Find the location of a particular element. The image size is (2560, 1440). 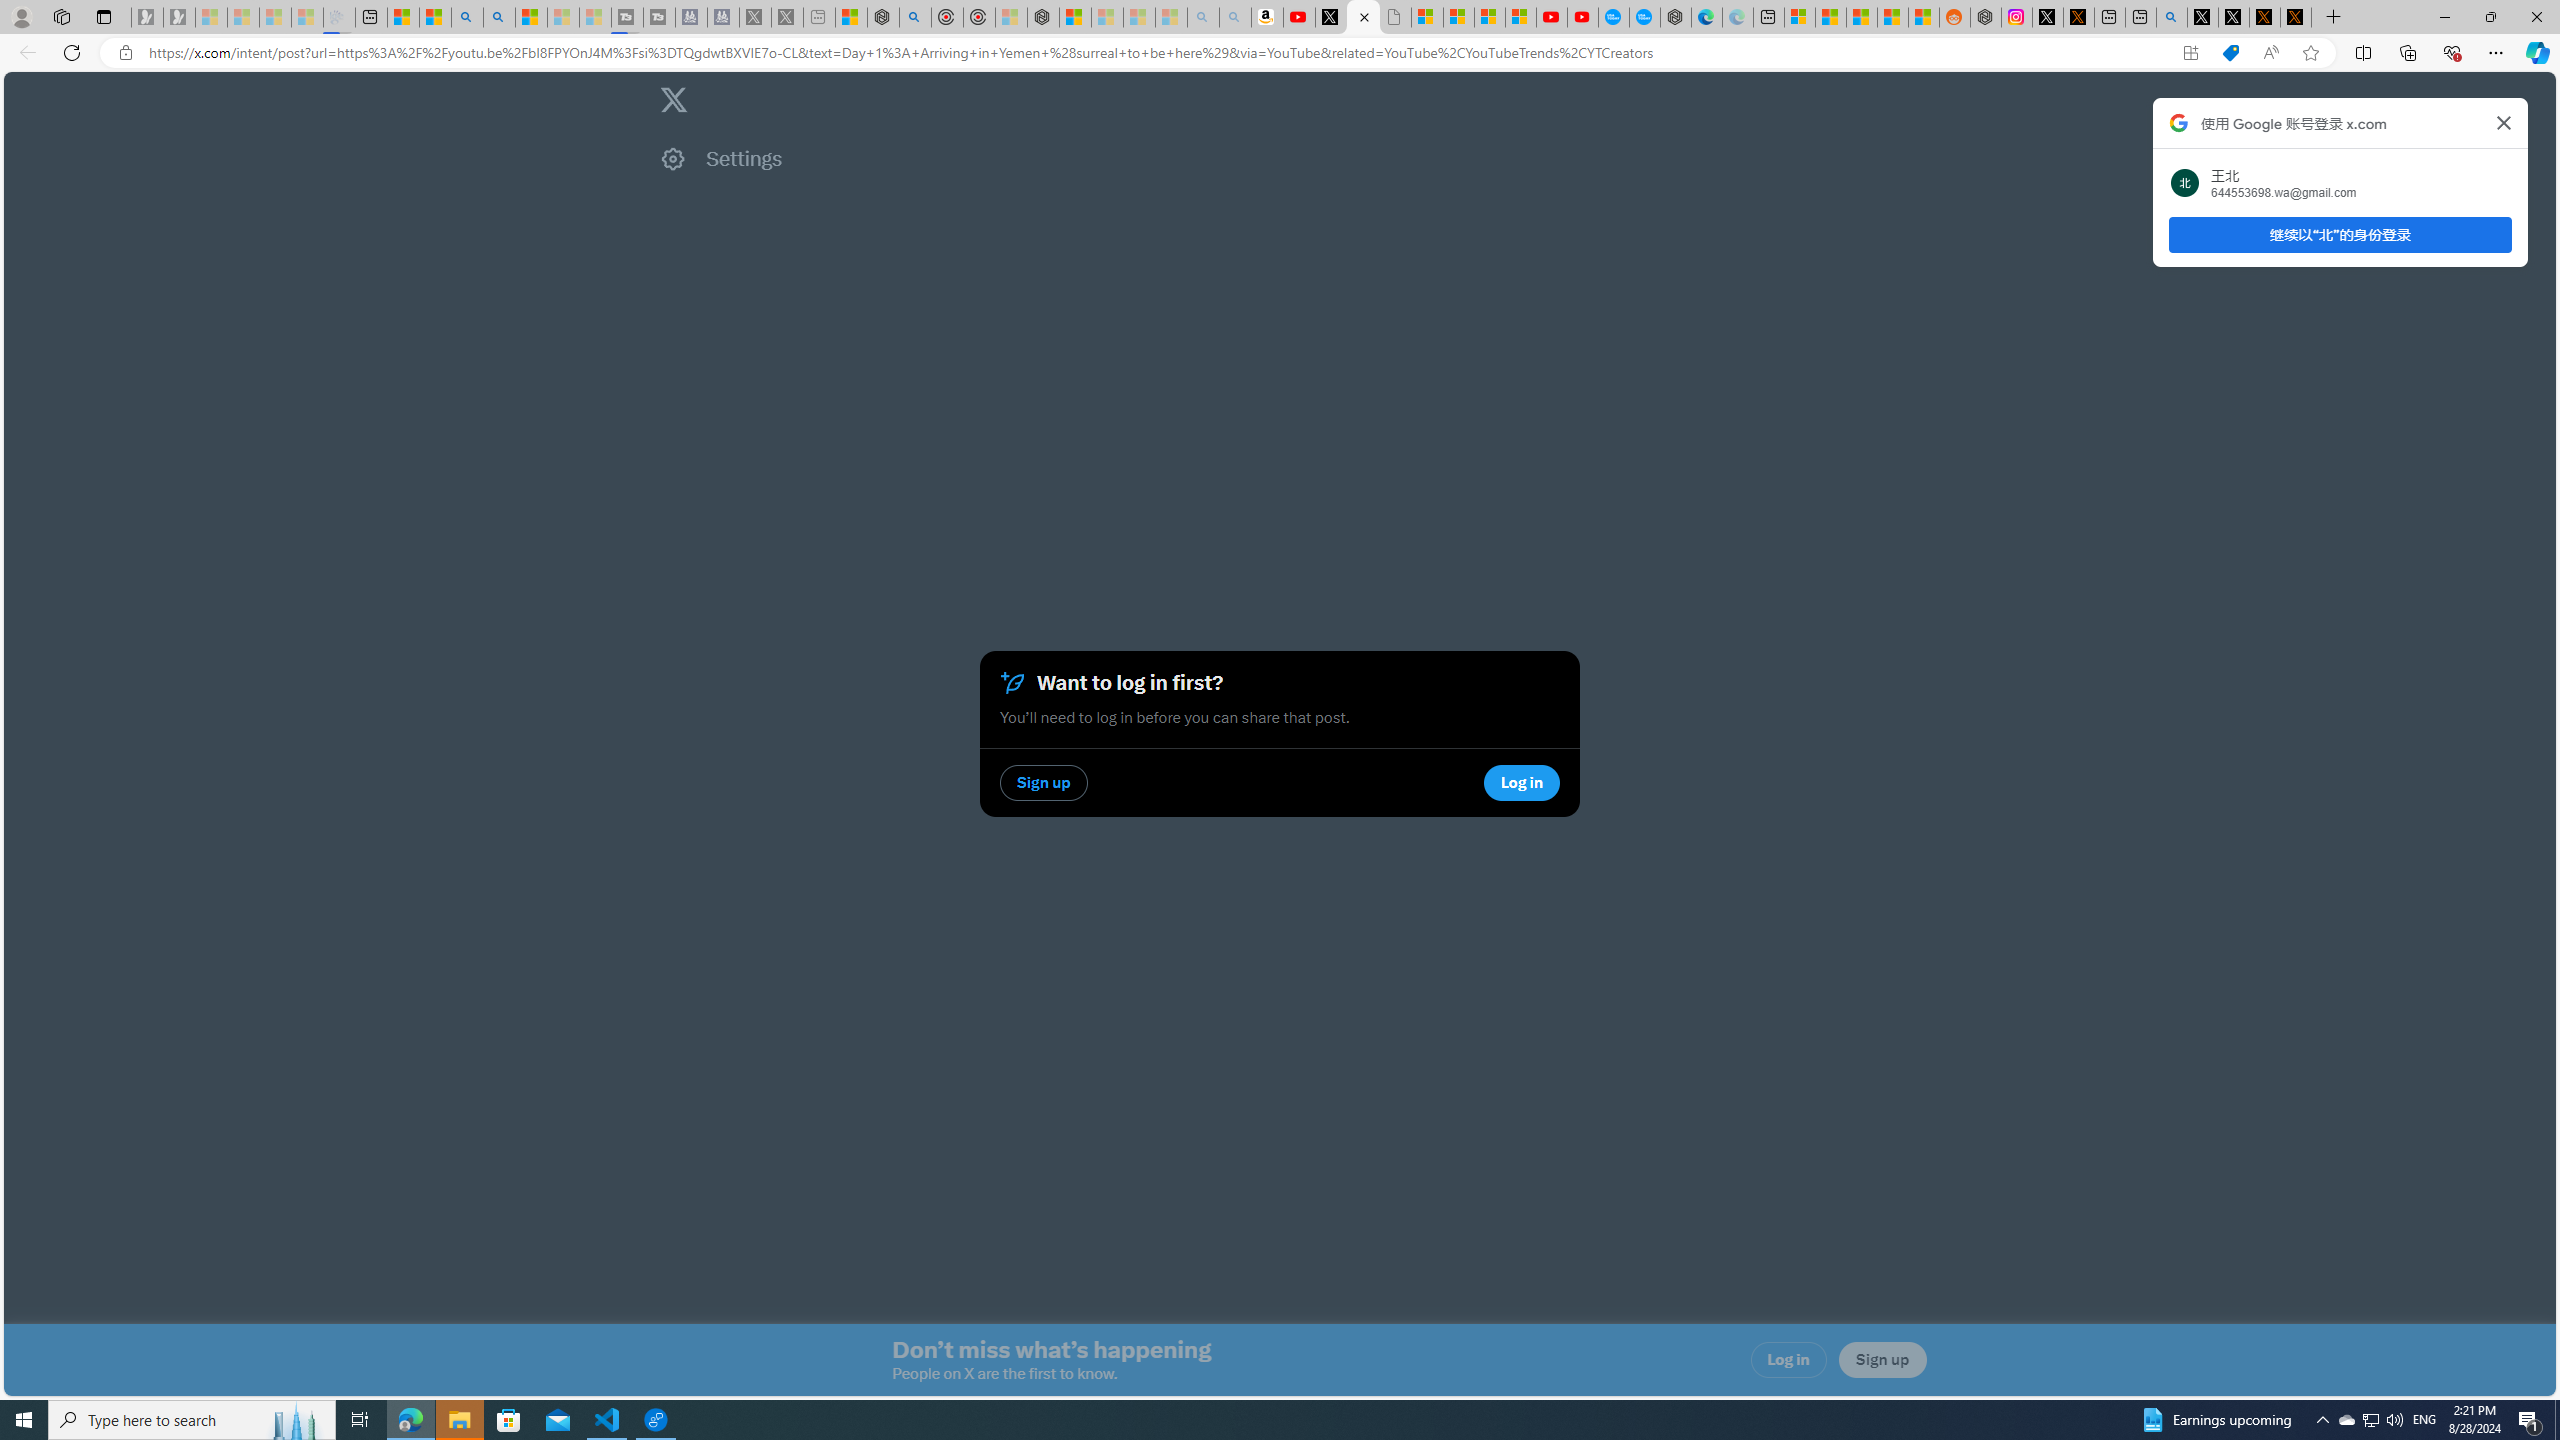

'Browser essentials' is located at coordinates (2451, 51).